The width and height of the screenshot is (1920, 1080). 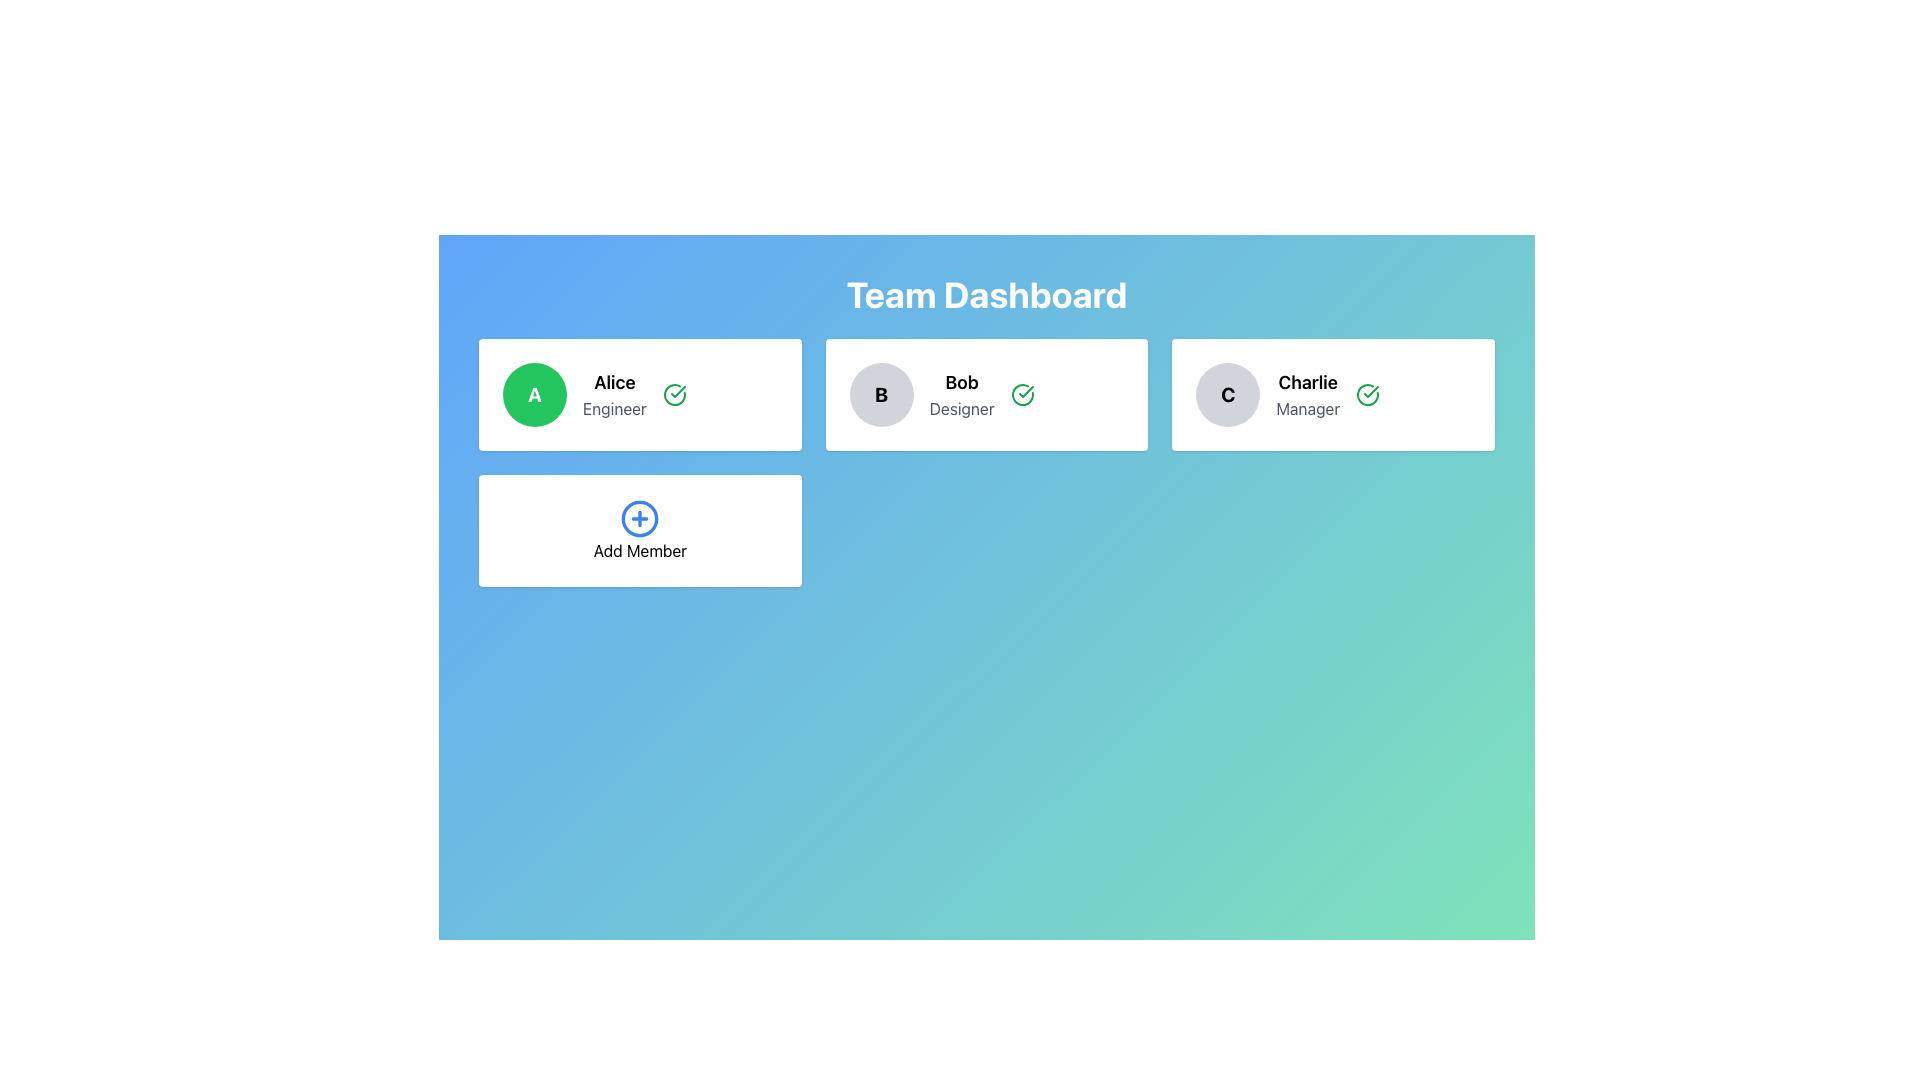 What do you see at coordinates (961, 394) in the screenshot?
I see `the text displaying the name 'Bob' and title 'Designer' which is located in the second card from the left in the top row of a grid arrangement` at bounding box center [961, 394].